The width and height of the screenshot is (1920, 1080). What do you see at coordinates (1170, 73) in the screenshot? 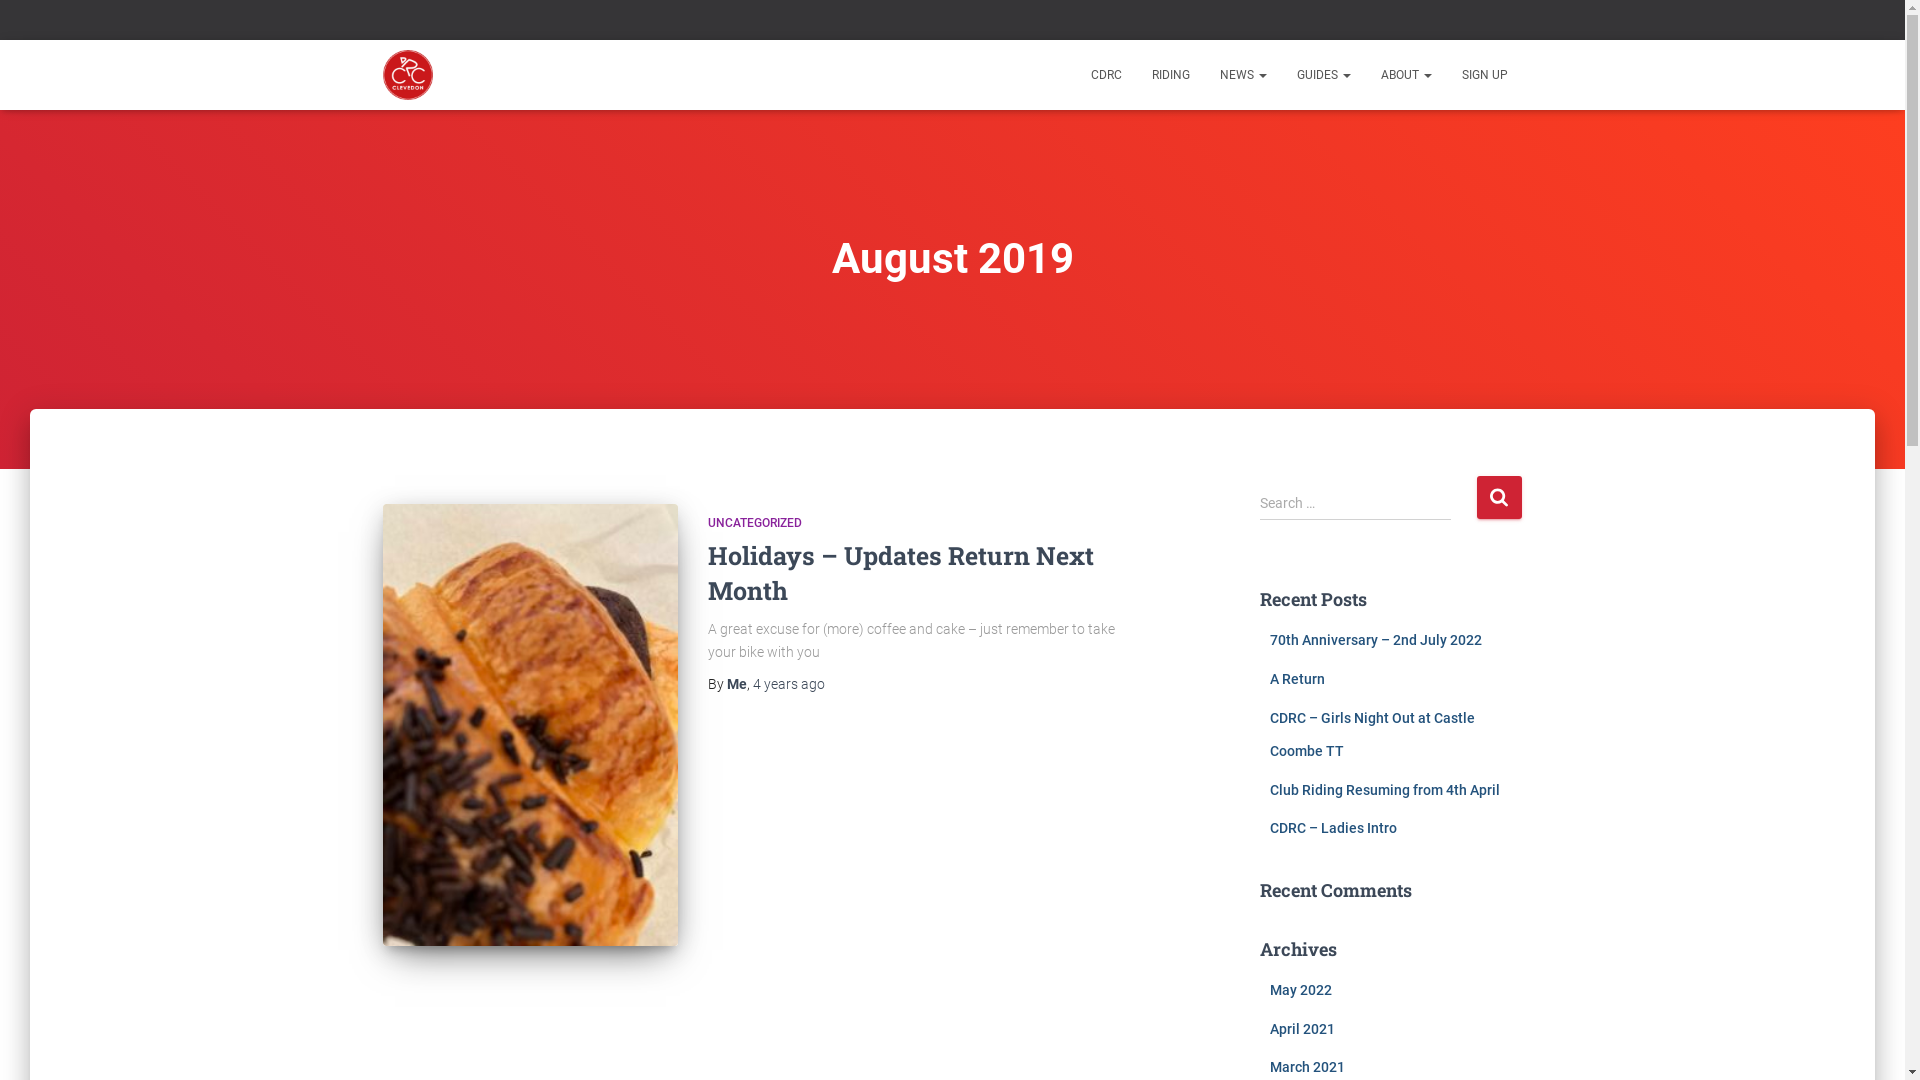
I see `'RIDING'` at bounding box center [1170, 73].